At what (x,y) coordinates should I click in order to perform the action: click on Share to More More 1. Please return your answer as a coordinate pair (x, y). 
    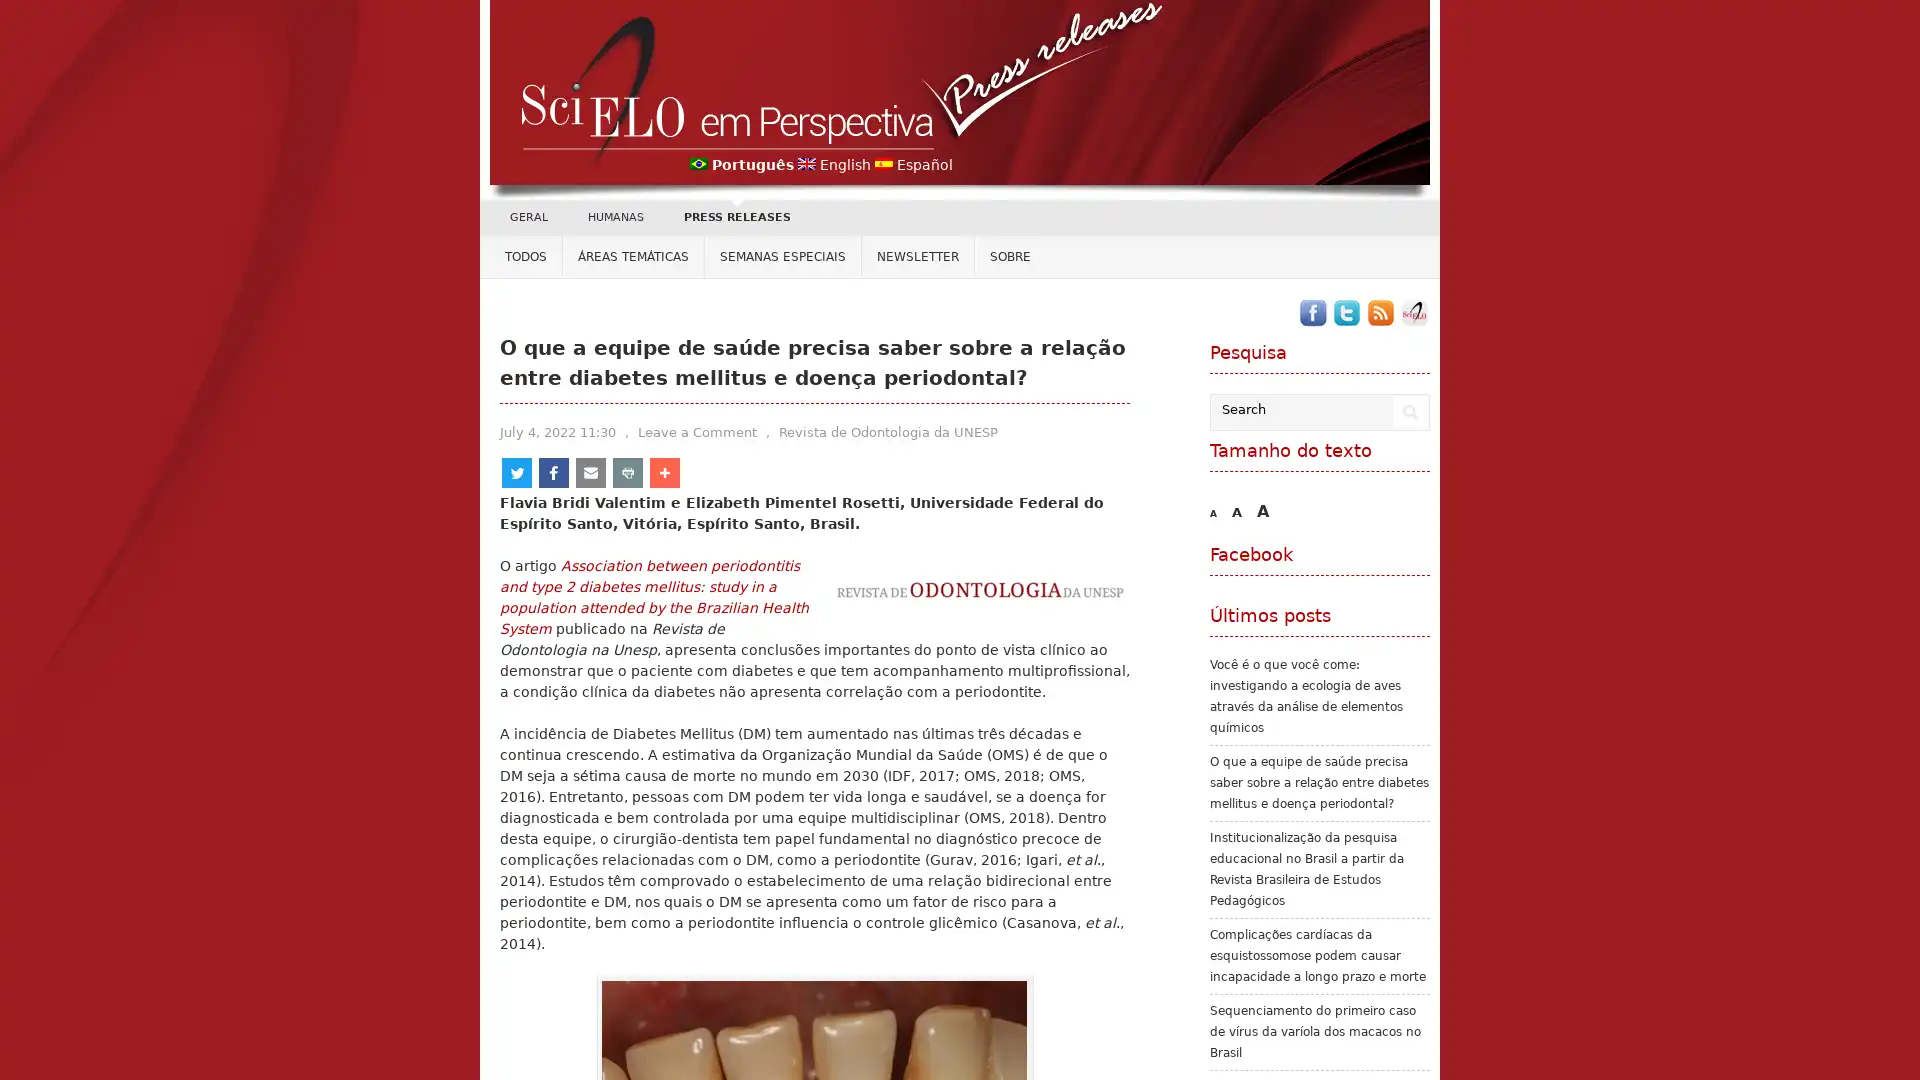
    Looking at the image, I should click on (912, 473).